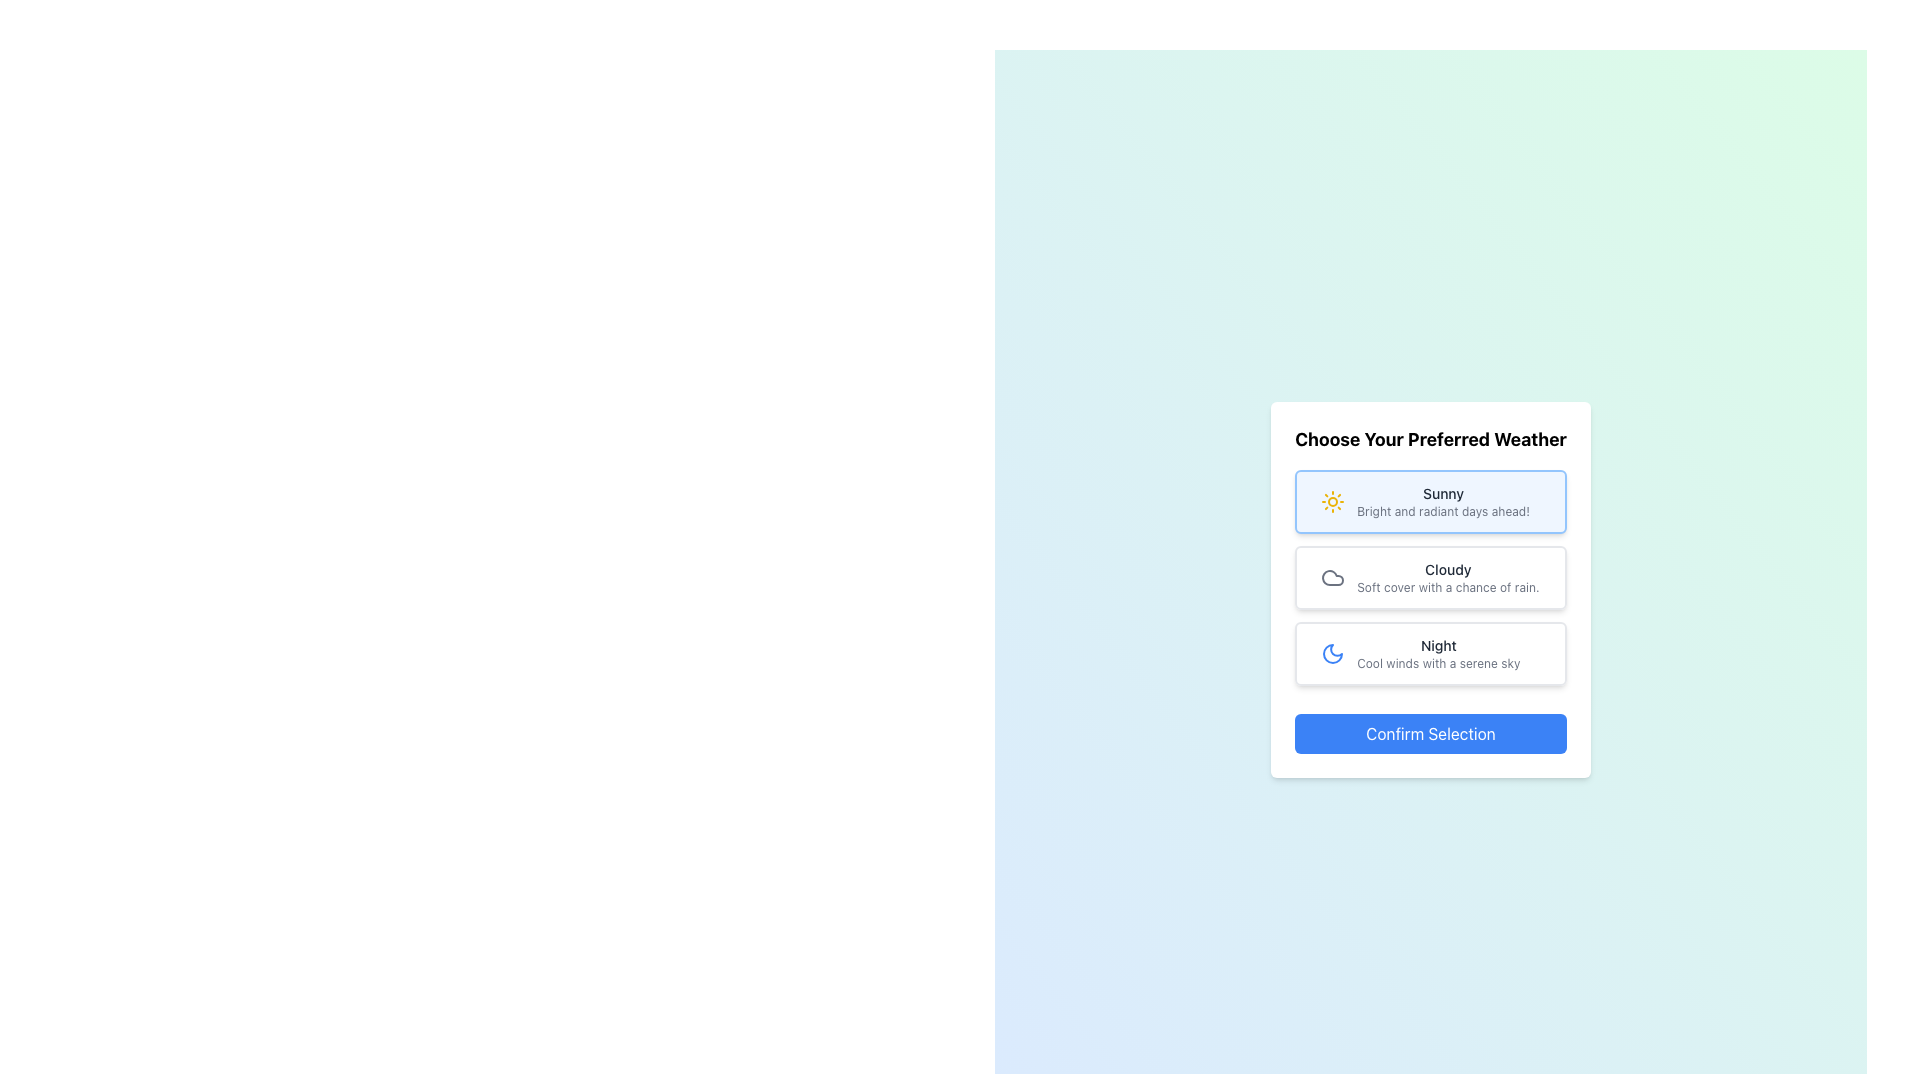  I want to click on the Title or Header Text element that serves as the main title for the weather options card, which is located at the top of the card component, so click(1429, 438).